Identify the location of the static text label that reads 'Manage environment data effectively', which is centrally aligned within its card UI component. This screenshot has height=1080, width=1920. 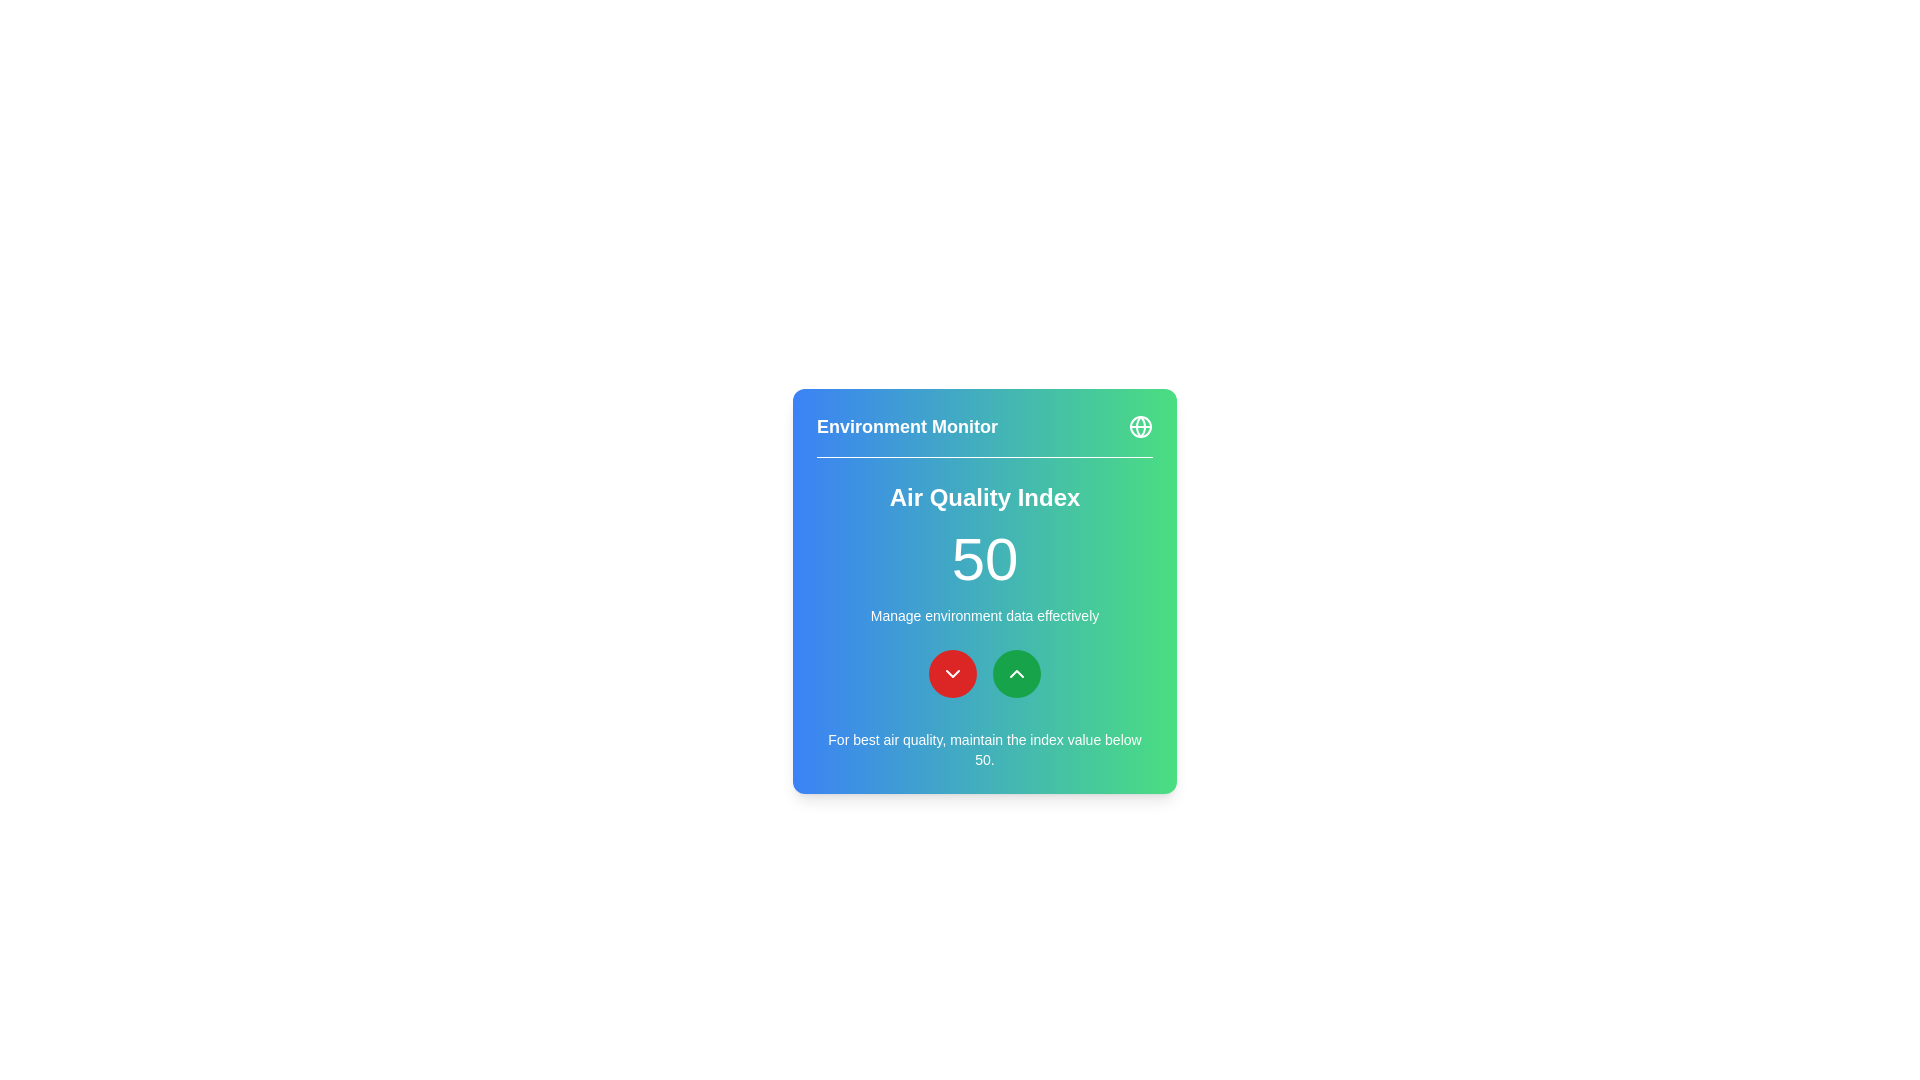
(984, 615).